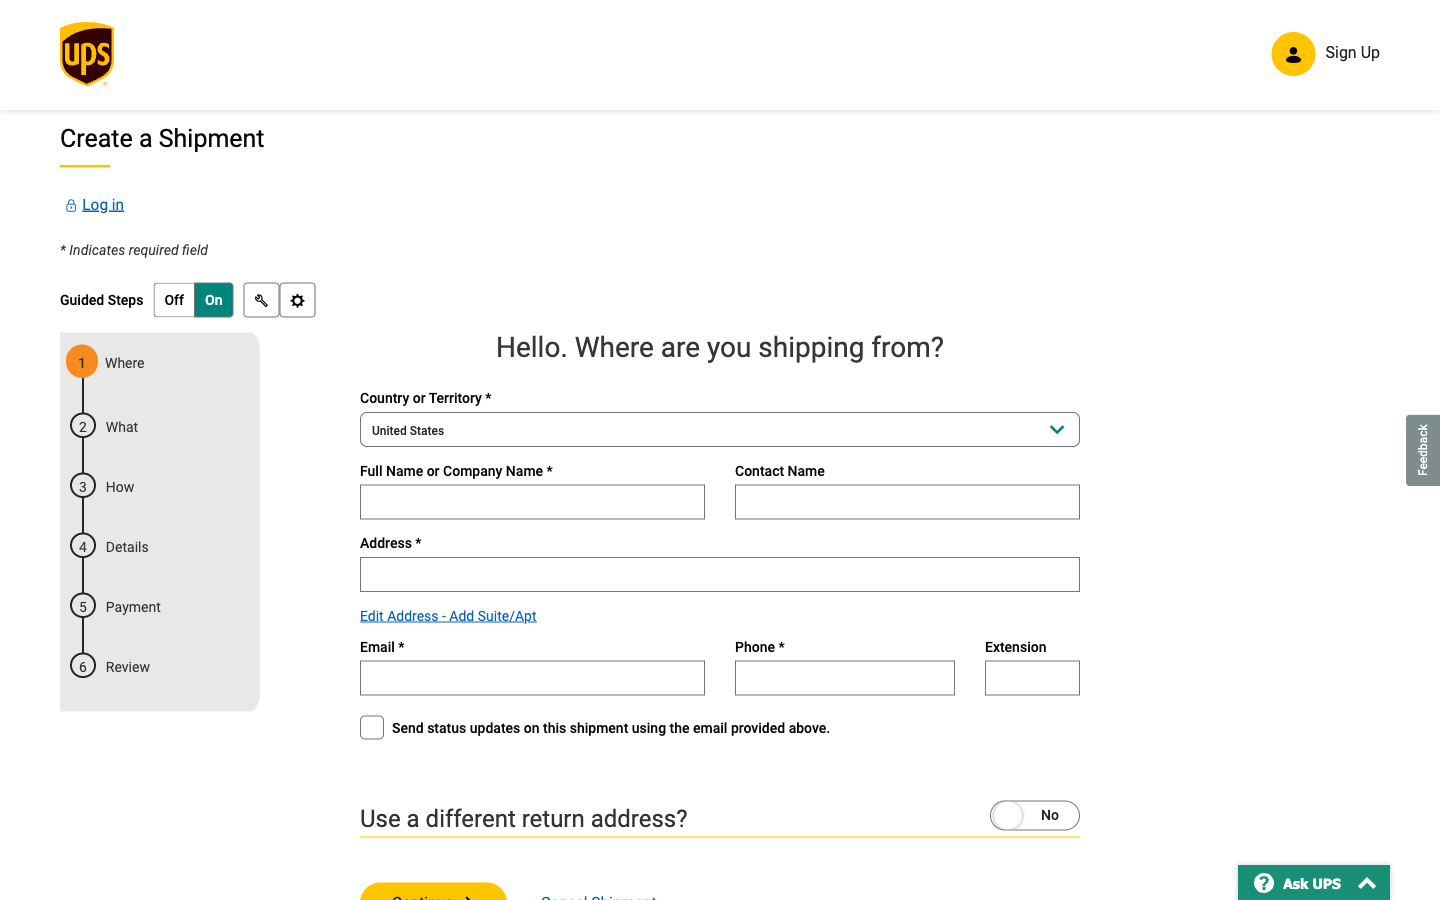 The image size is (1440, 900). I want to click on Redirect to the primary page of UPS, so click(86, 59).